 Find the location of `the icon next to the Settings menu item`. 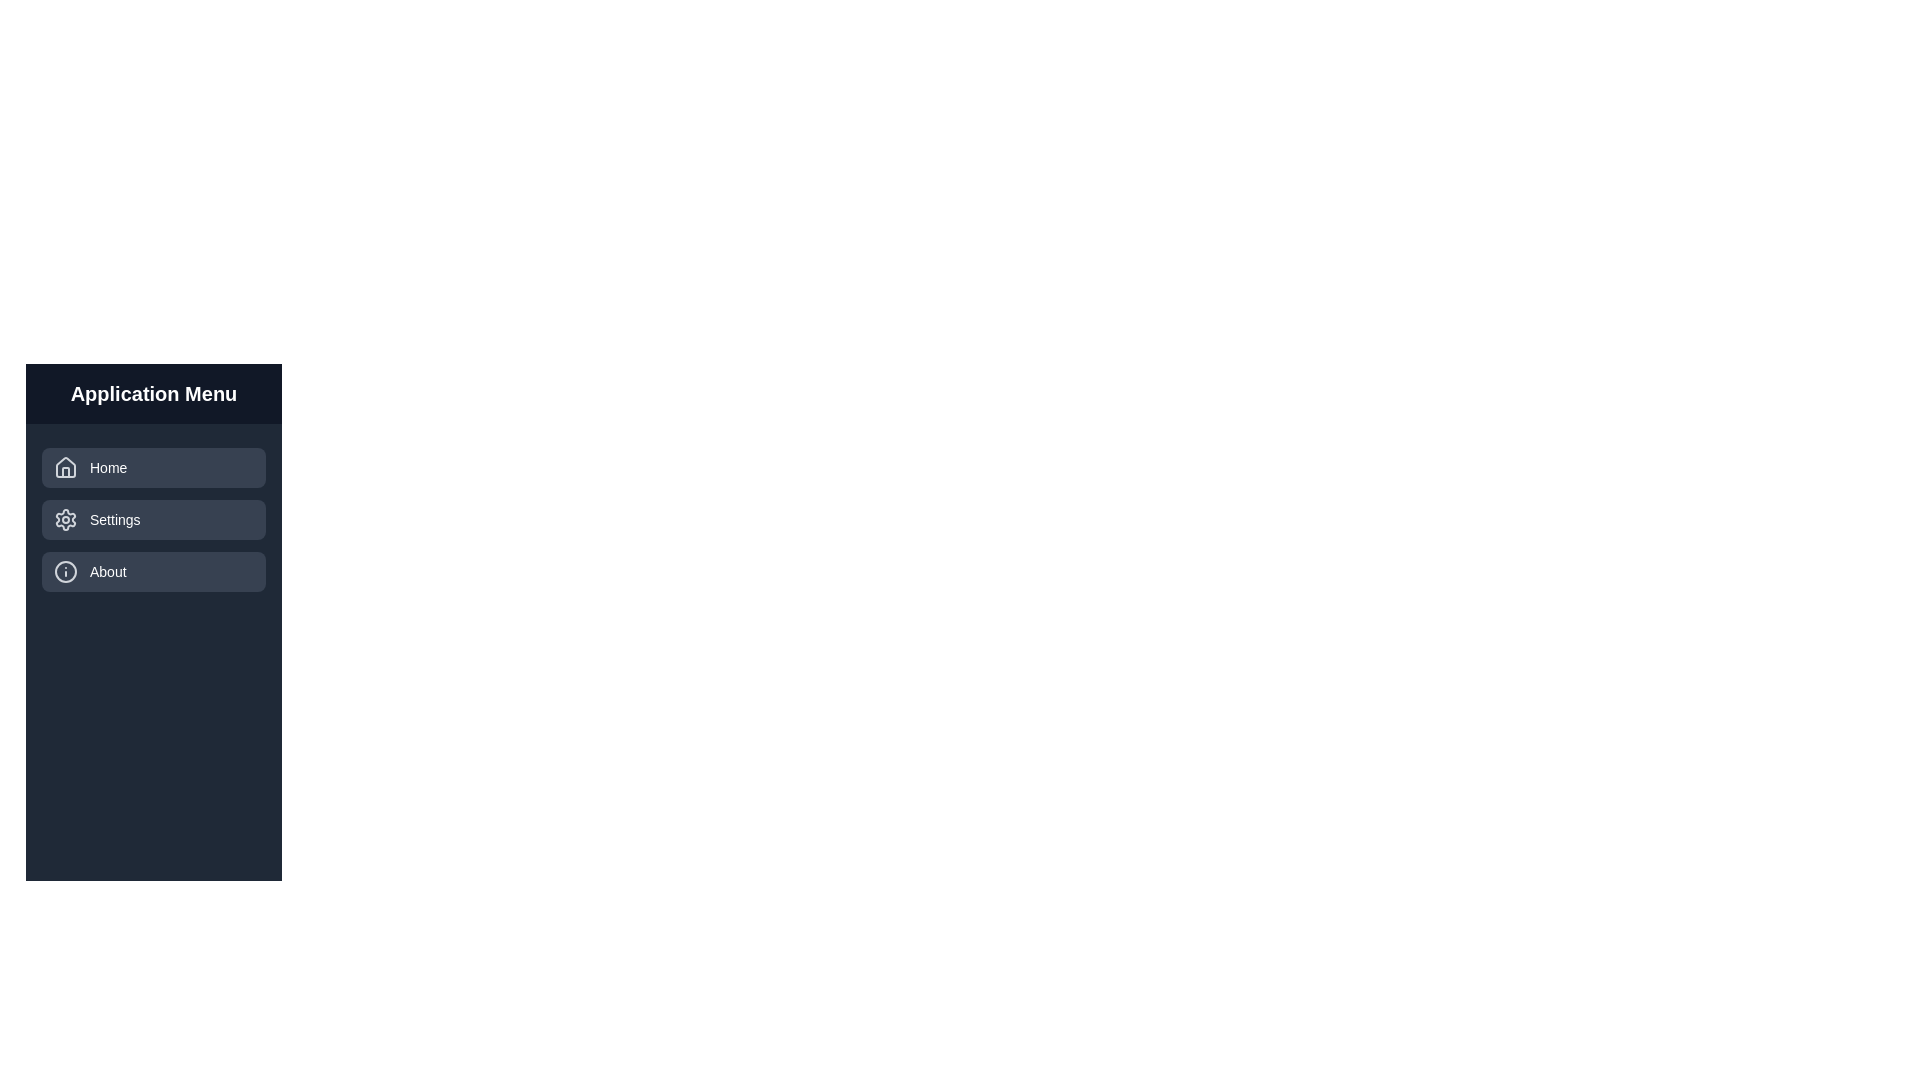

the icon next to the Settings menu item is located at coordinates (66, 519).